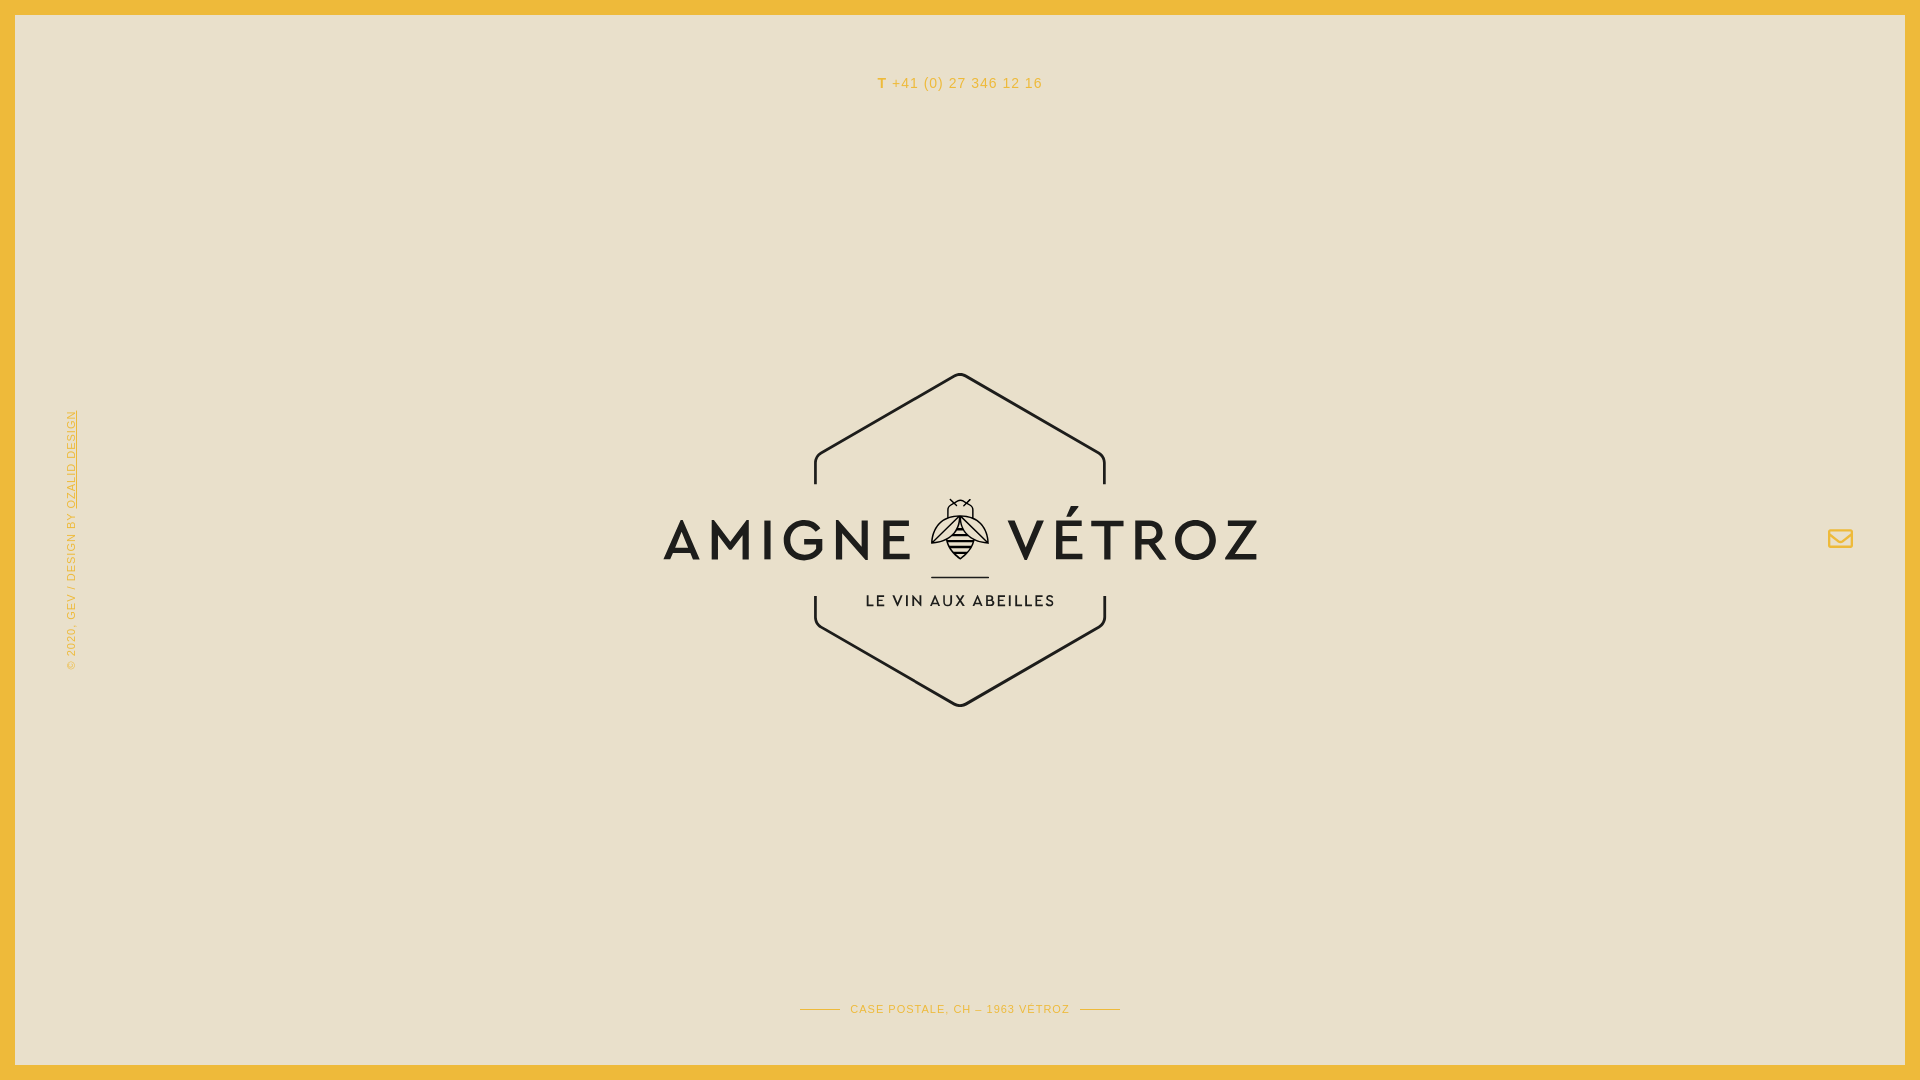 The image size is (1920, 1080). What do you see at coordinates (113, 415) in the screenshot?
I see `'OZALID DESIGN'` at bounding box center [113, 415].